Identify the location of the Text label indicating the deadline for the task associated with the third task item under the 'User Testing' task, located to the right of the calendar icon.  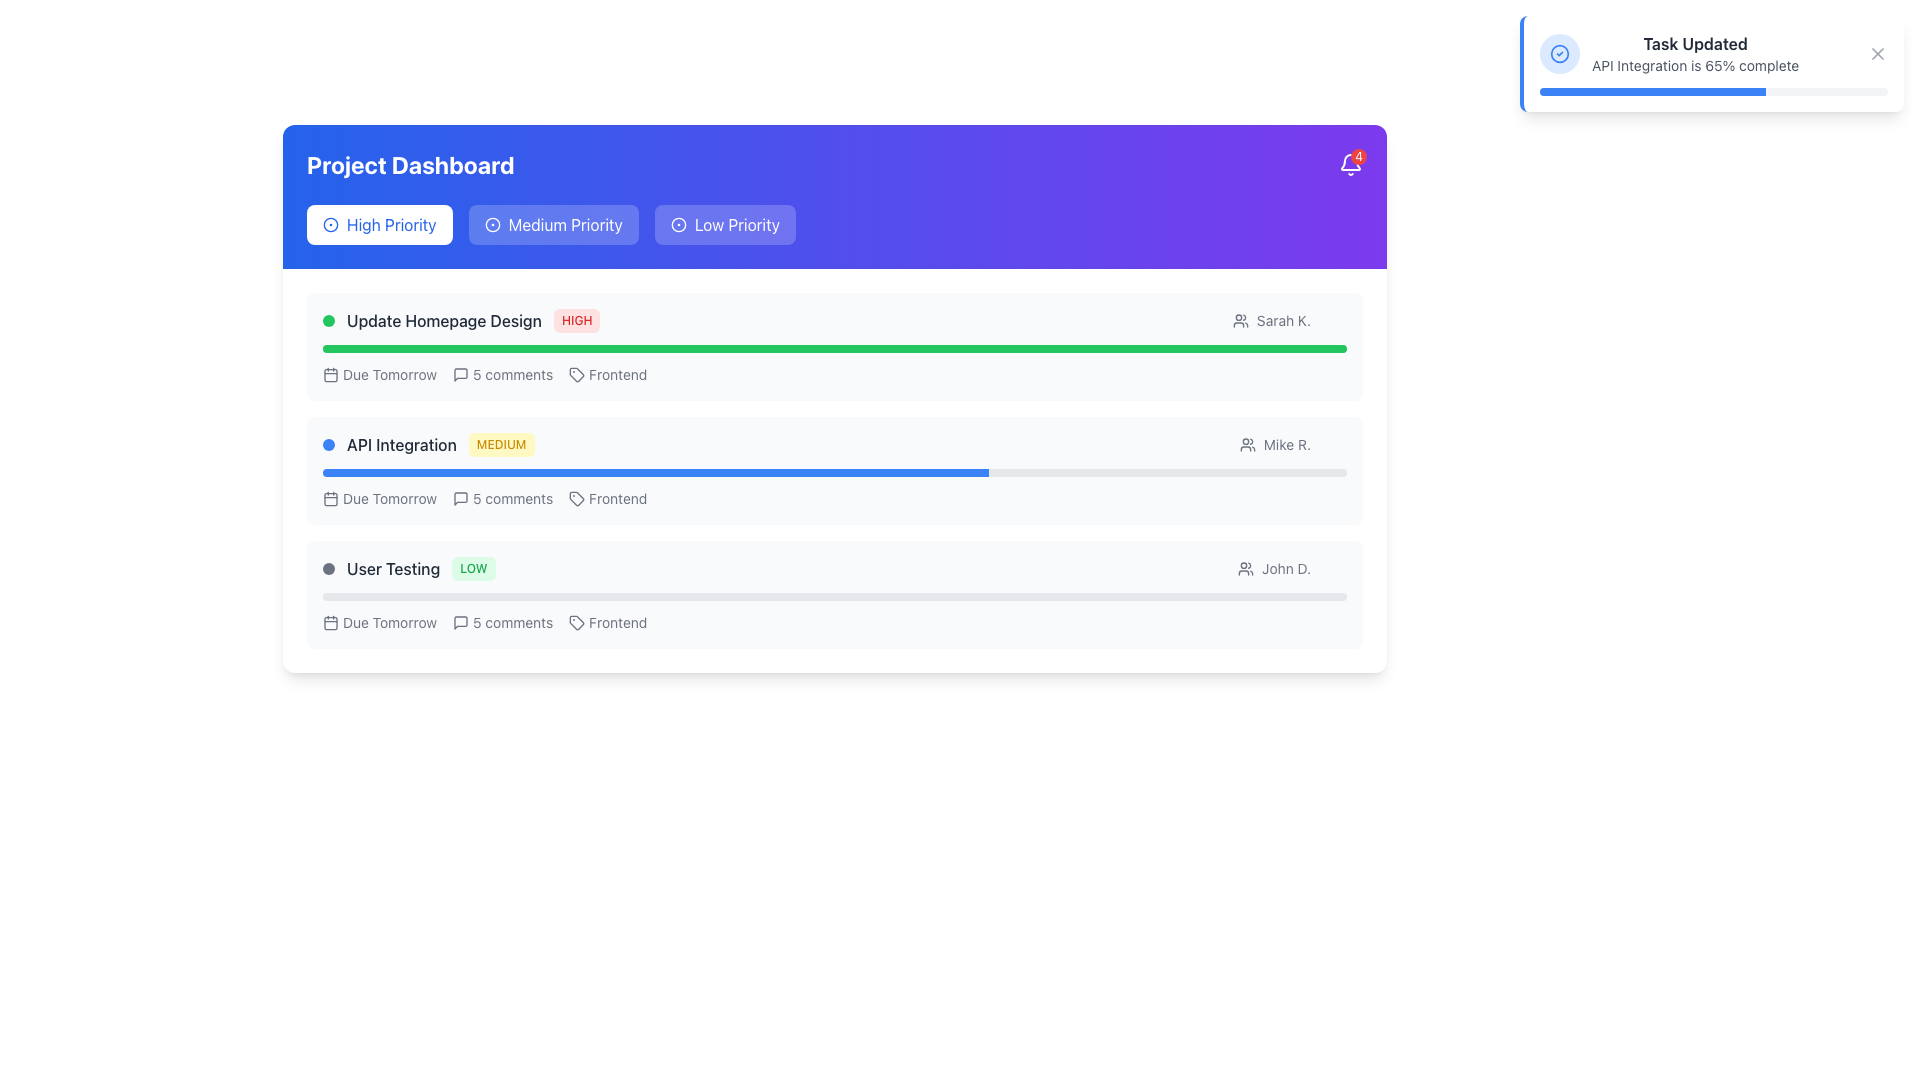
(390, 622).